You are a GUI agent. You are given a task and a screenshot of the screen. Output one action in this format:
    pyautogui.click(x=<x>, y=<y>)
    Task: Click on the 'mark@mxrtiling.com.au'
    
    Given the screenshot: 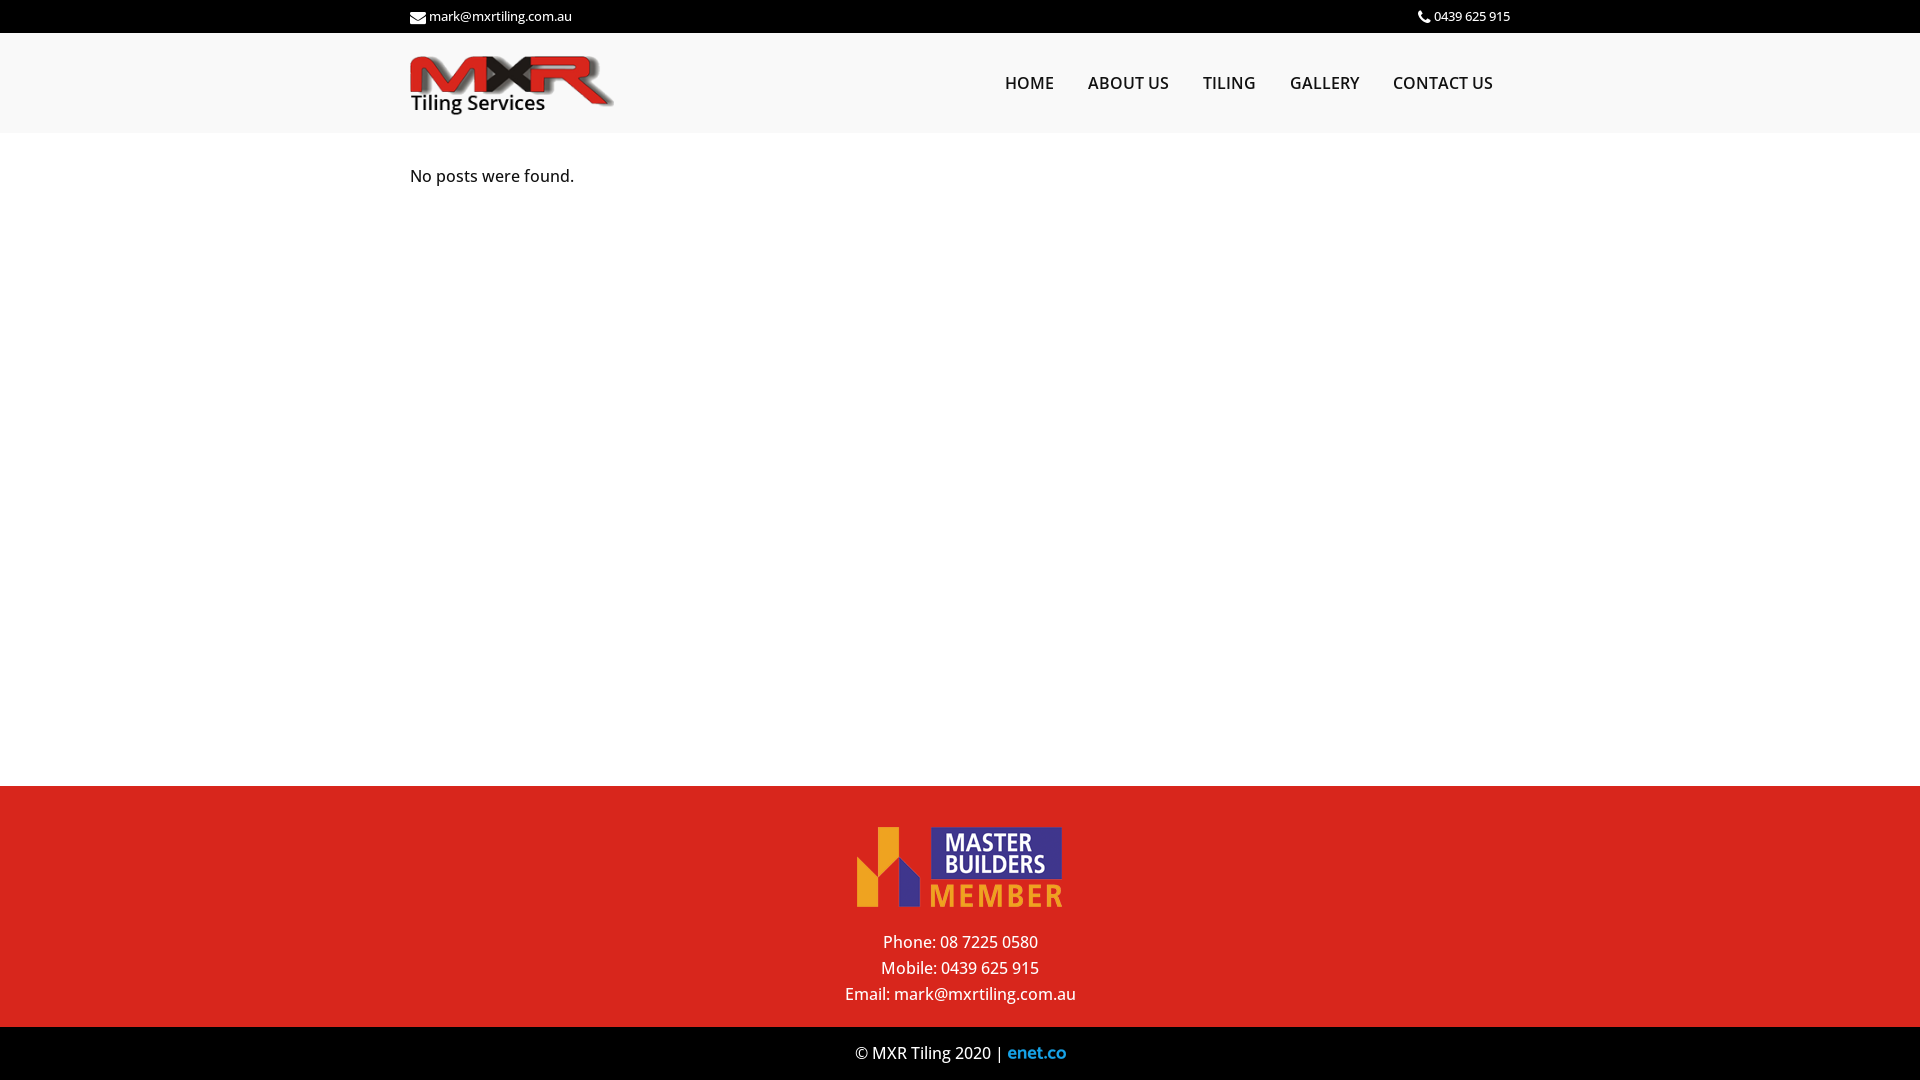 What is the action you would take?
    pyautogui.click(x=500, y=15)
    